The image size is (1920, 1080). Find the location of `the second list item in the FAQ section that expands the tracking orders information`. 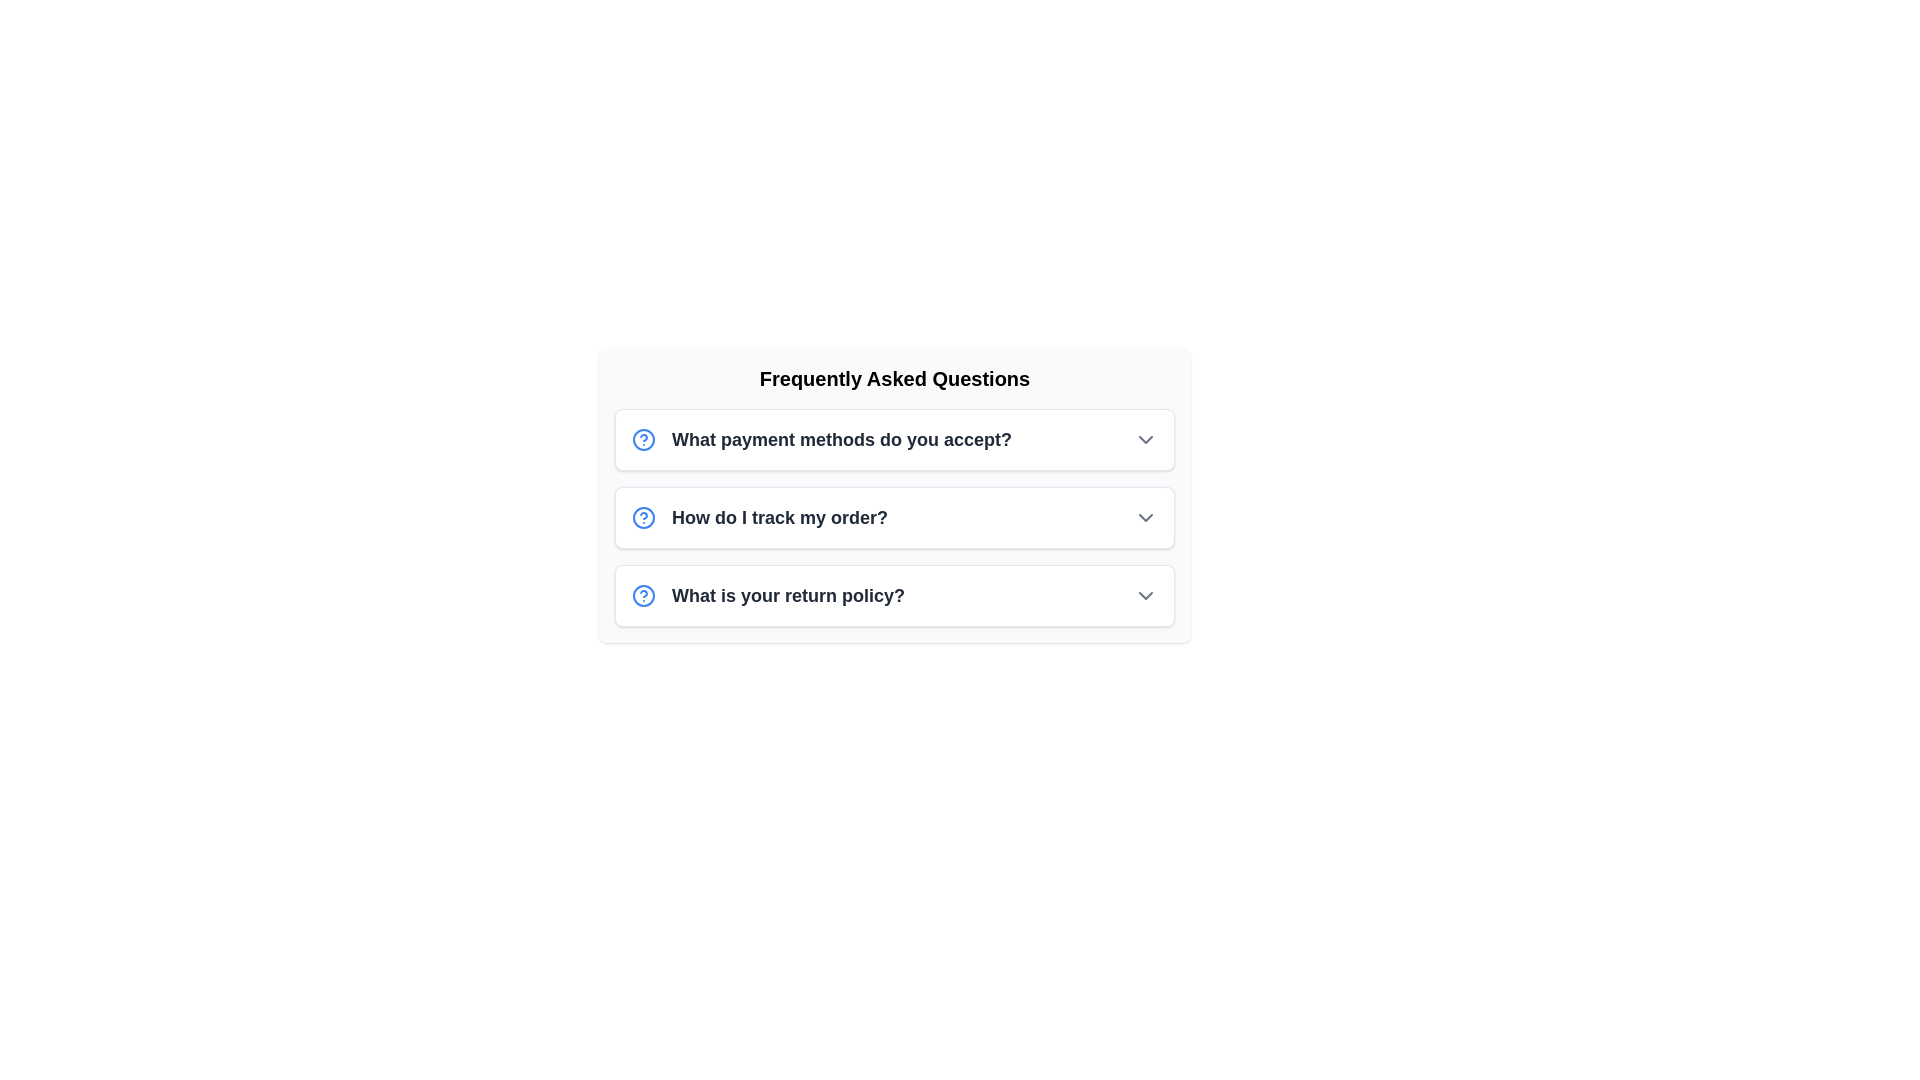

the second list item in the FAQ section that expands the tracking orders information is located at coordinates (893, 516).